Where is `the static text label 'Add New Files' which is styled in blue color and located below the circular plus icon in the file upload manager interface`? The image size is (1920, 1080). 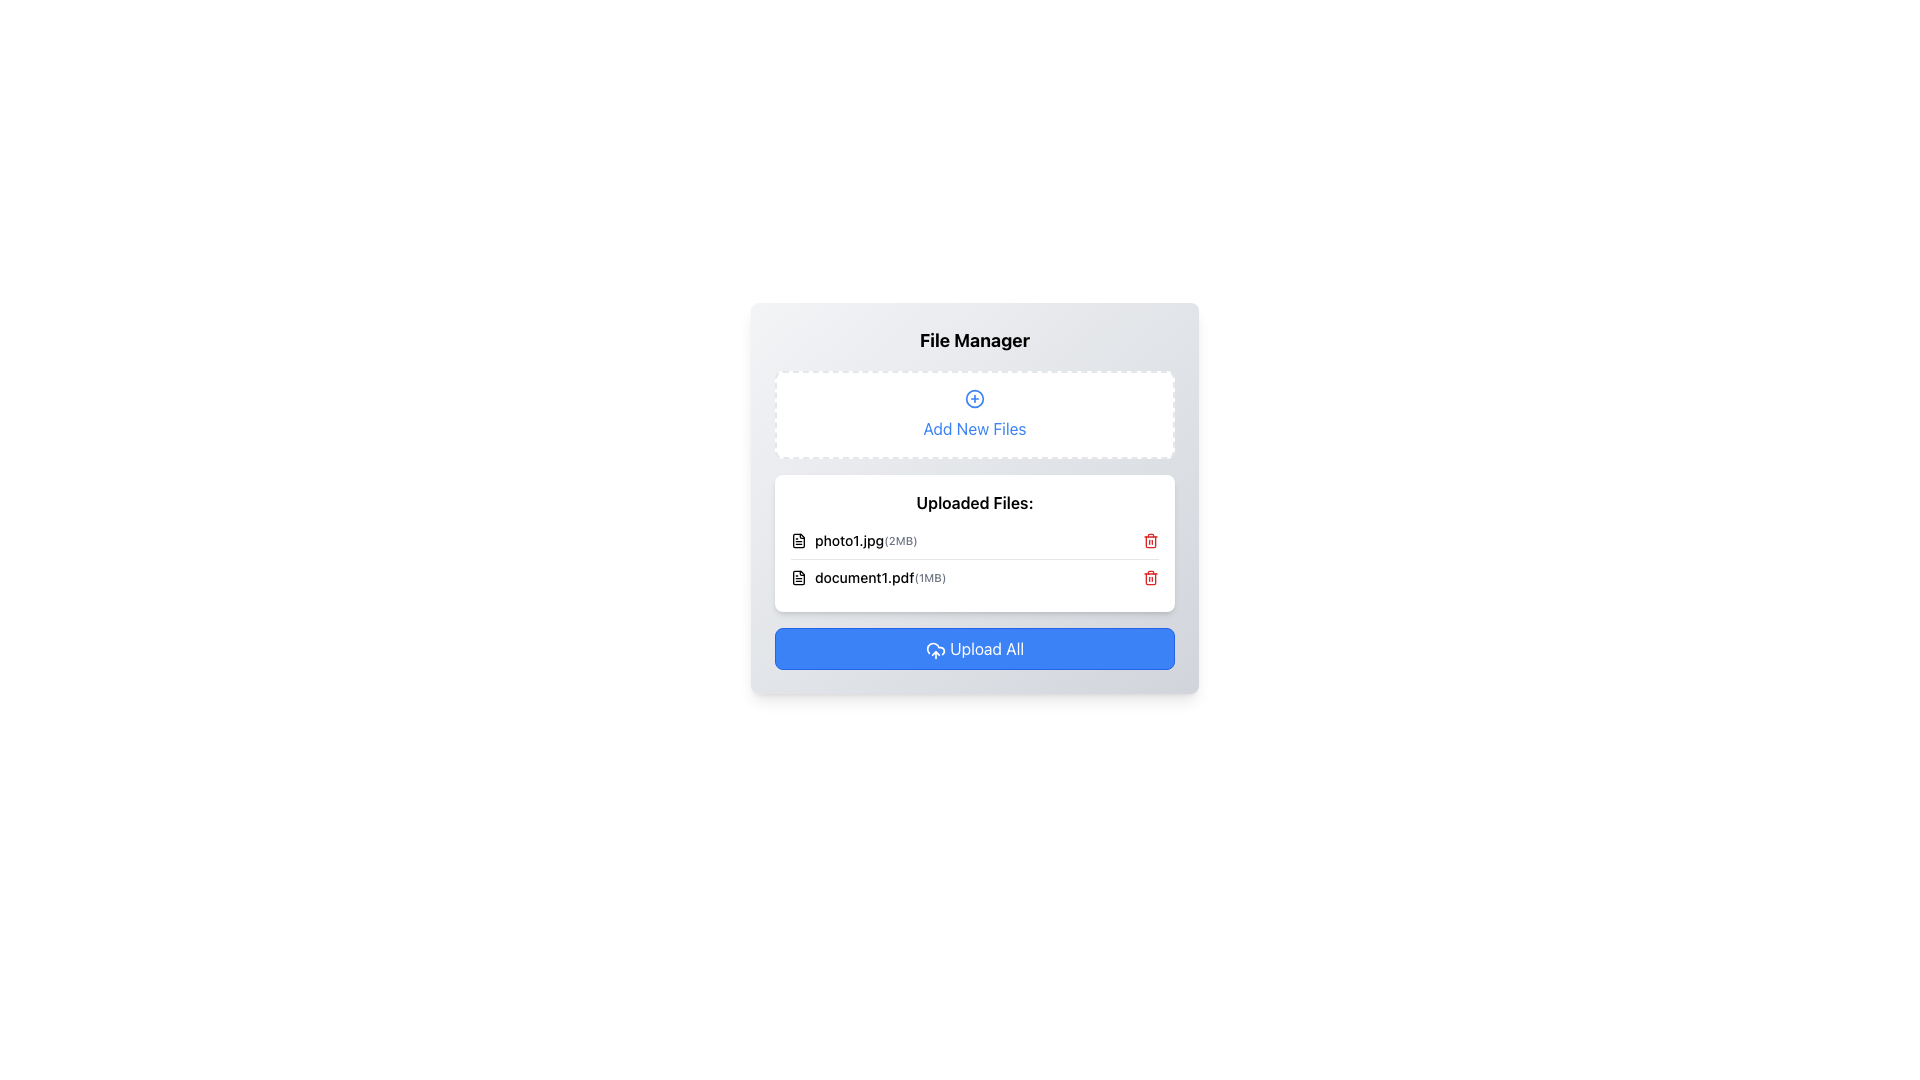
the static text label 'Add New Files' which is styled in blue color and located below the circular plus icon in the file upload manager interface is located at coordinates (974, 427).